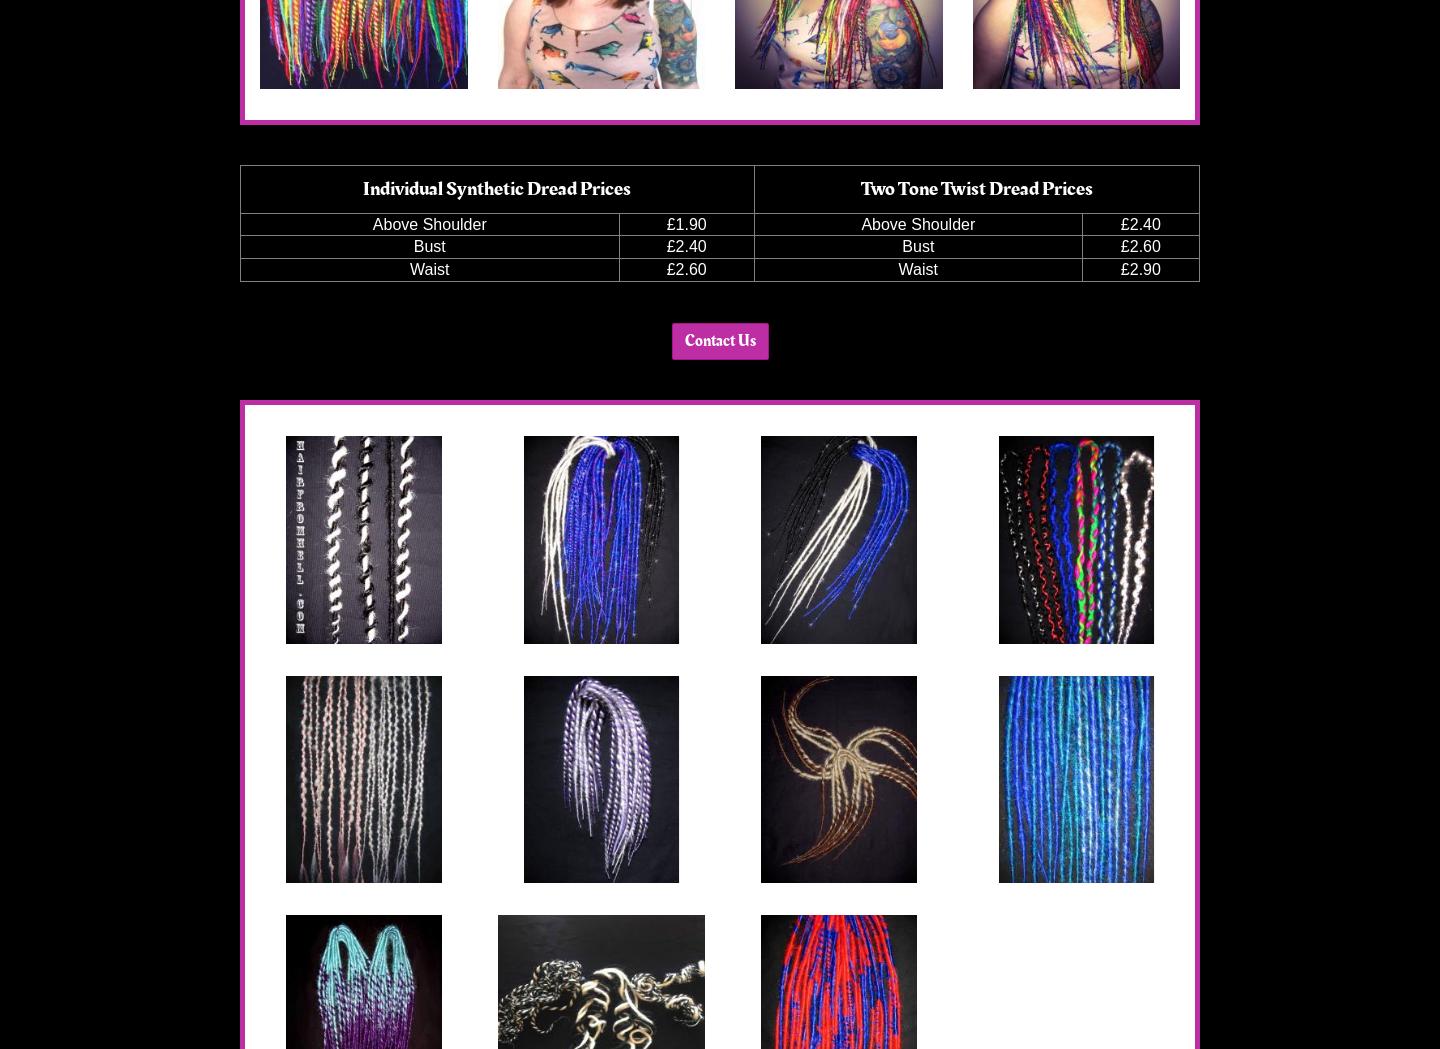 The height and width of the screenshot is (1049, 1440). Describe the element at coordinates (719, 340) in the screenshot. I see `'Contact Us'` at that location.